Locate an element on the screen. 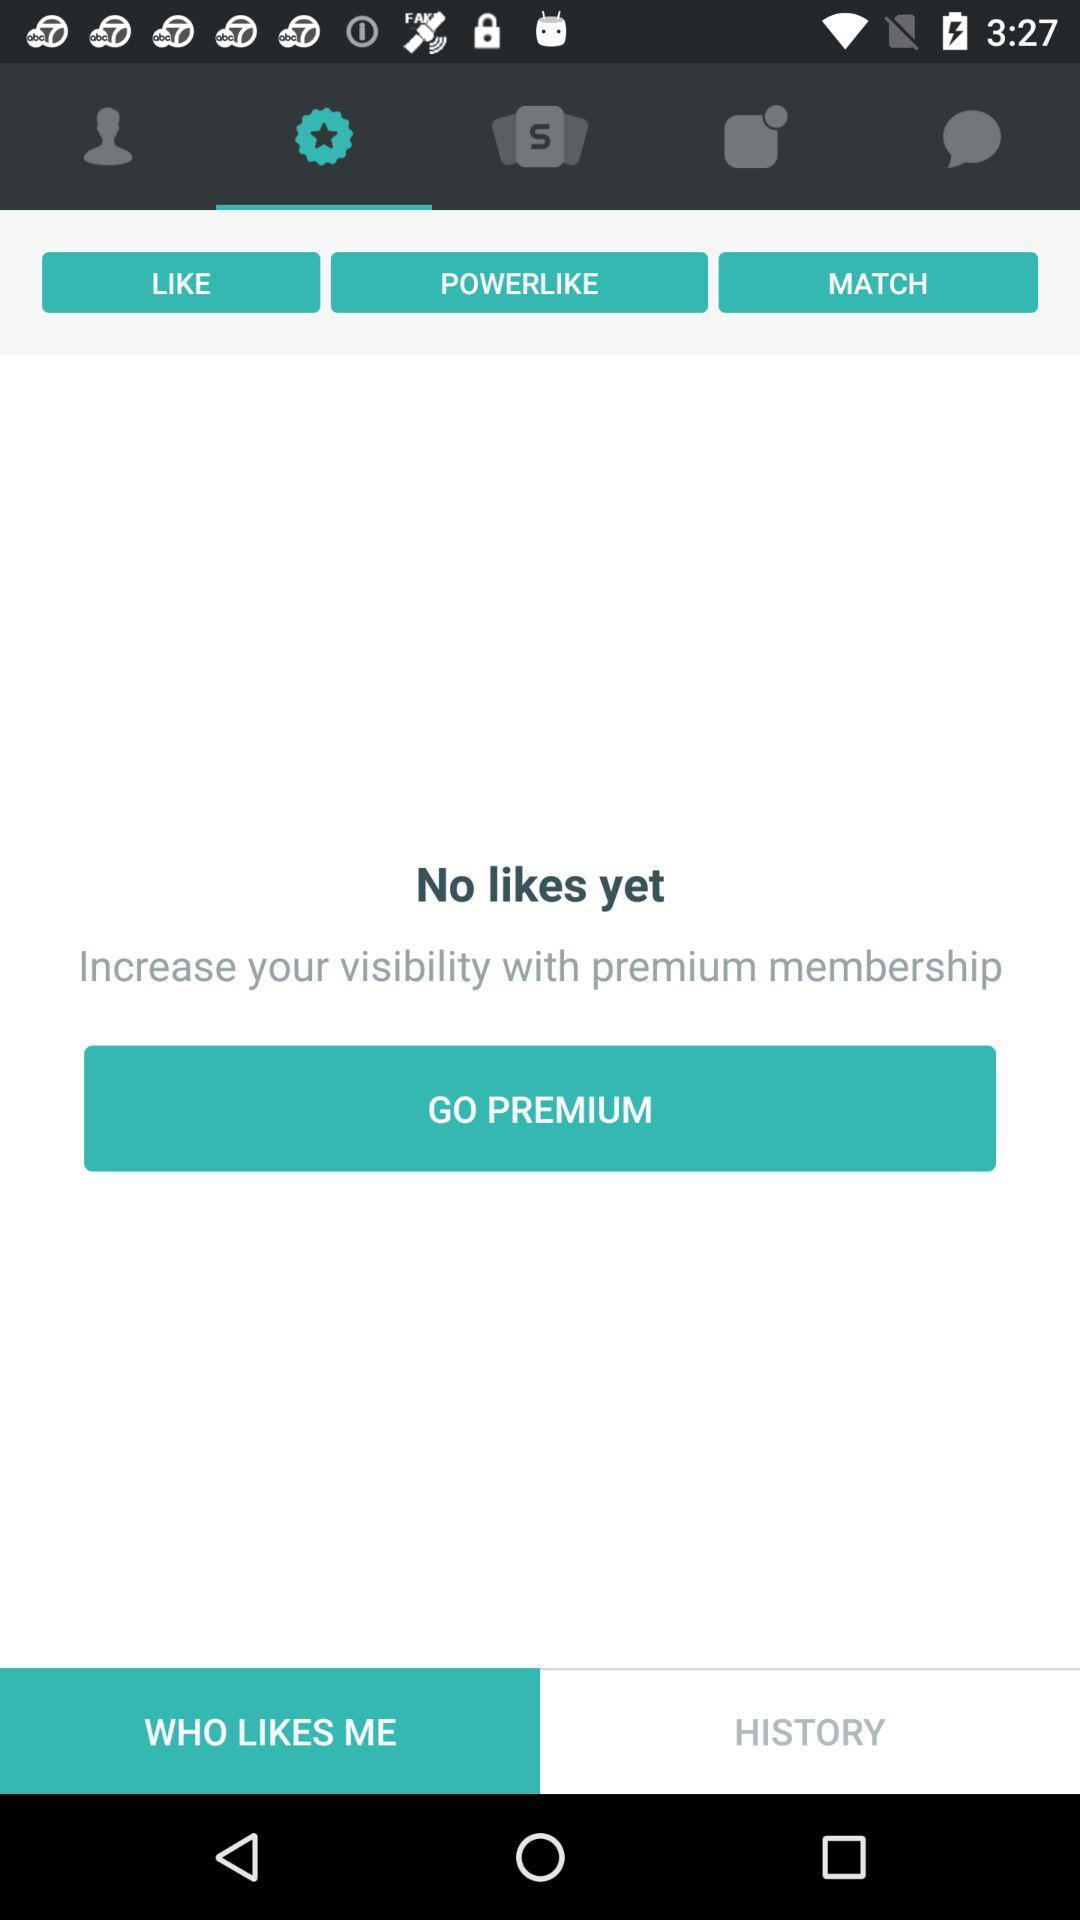 This screenshot has width=1080, height=1920. the icon above who likes me icon is located at coordinates (540, 1107).